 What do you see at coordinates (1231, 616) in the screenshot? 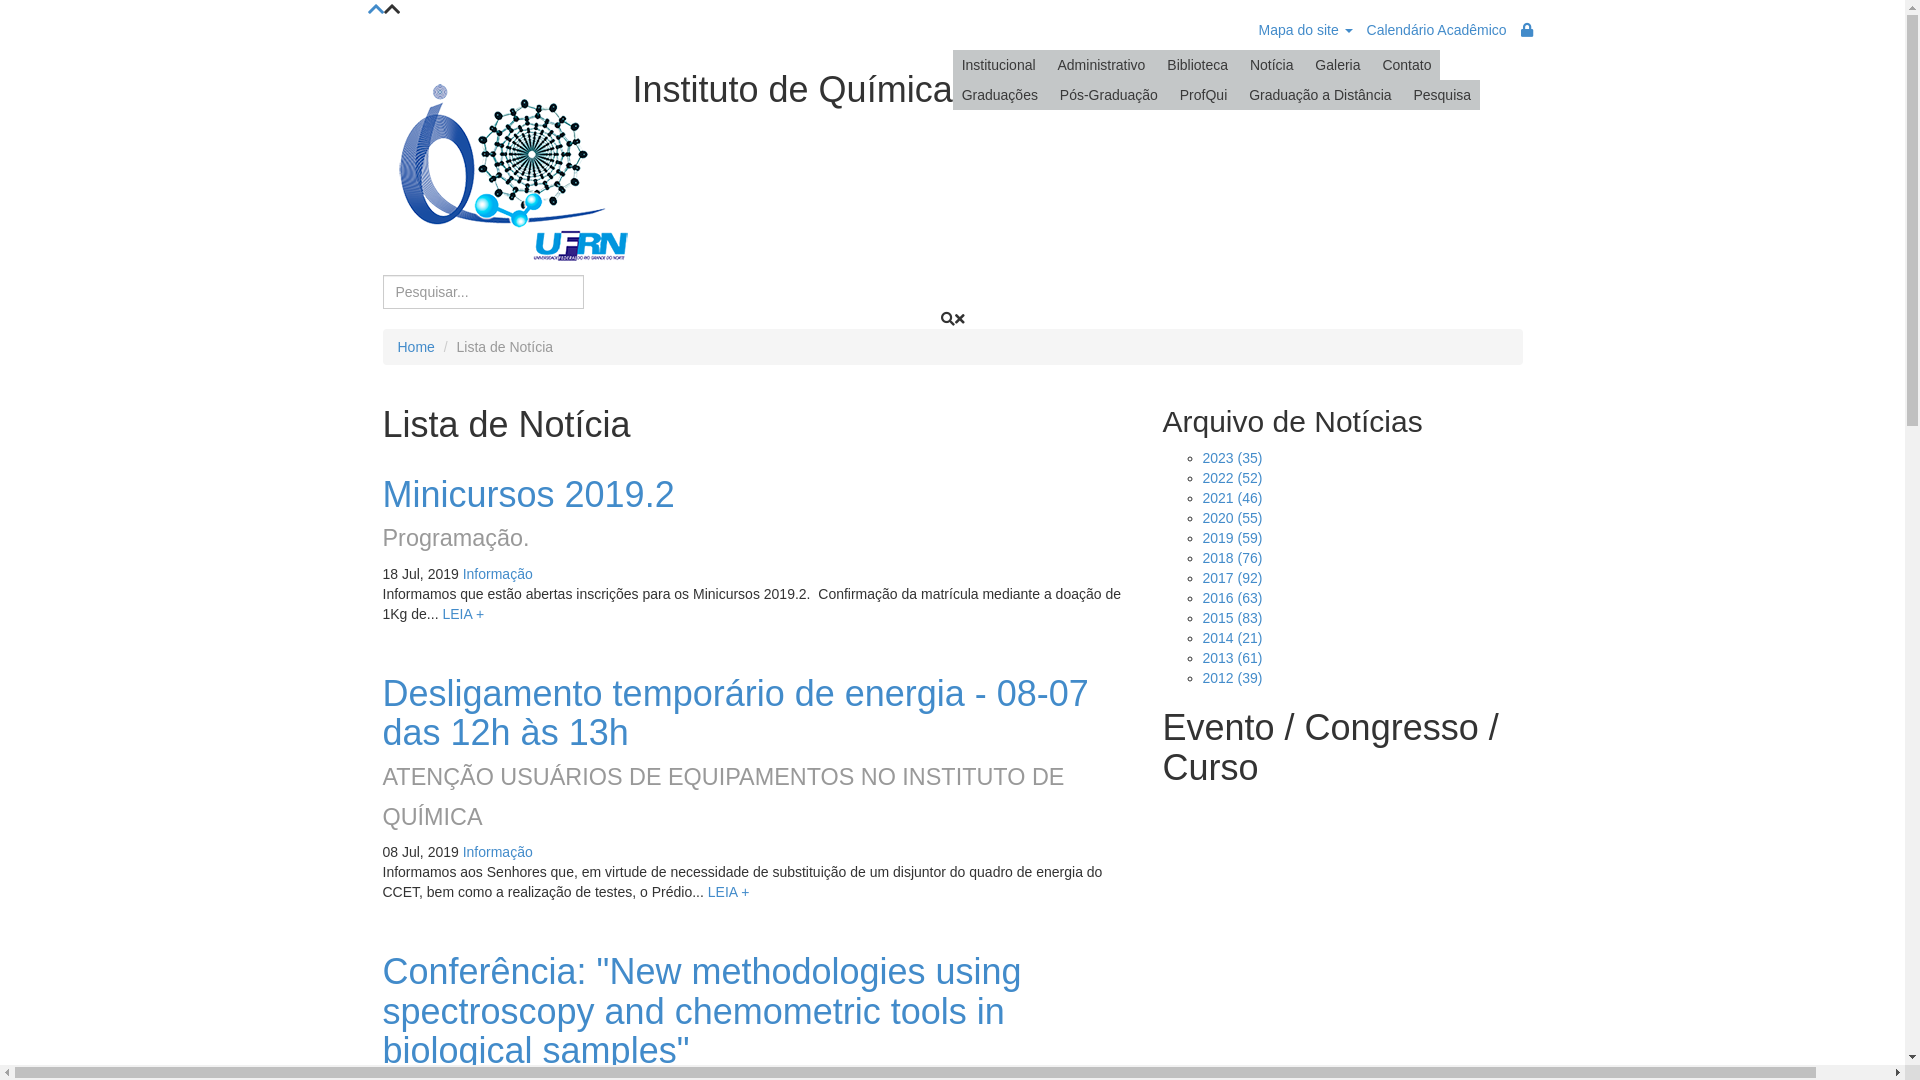
I see `'2015 (83)'` at bounding box center [1231, 616].